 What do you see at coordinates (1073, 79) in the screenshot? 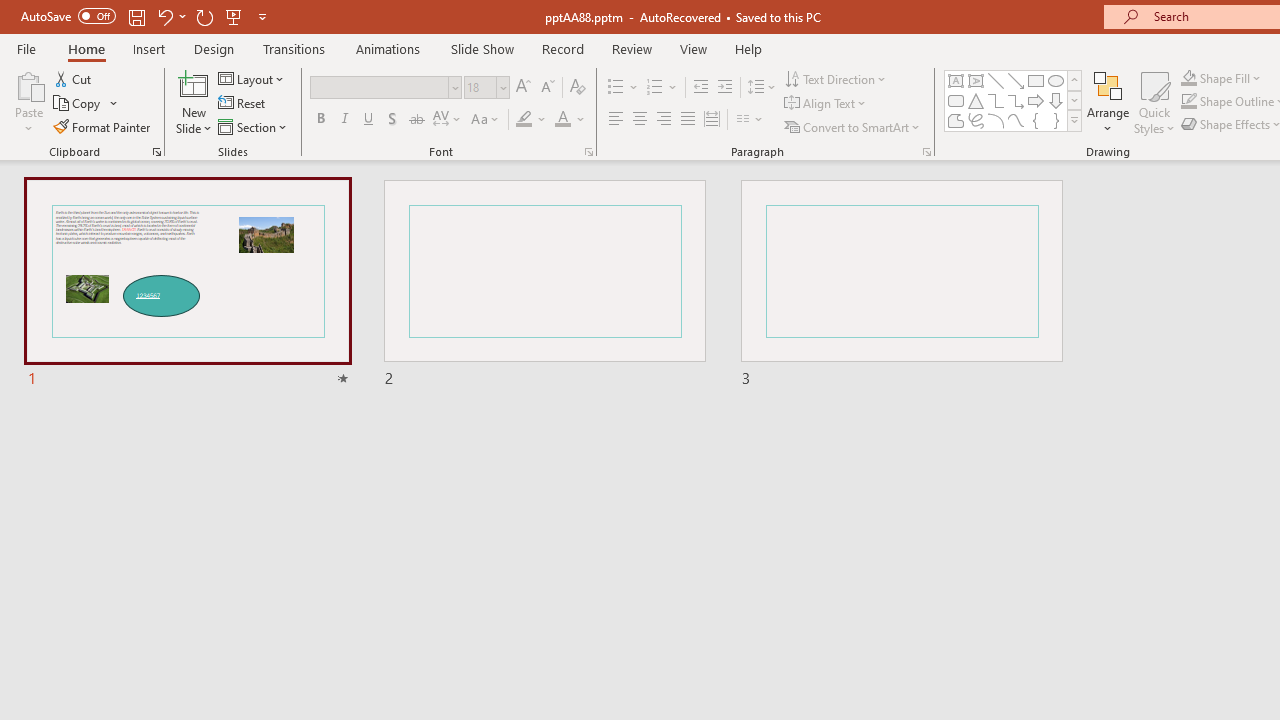
I see `'Row up'` at bounding box center [1073, 79].